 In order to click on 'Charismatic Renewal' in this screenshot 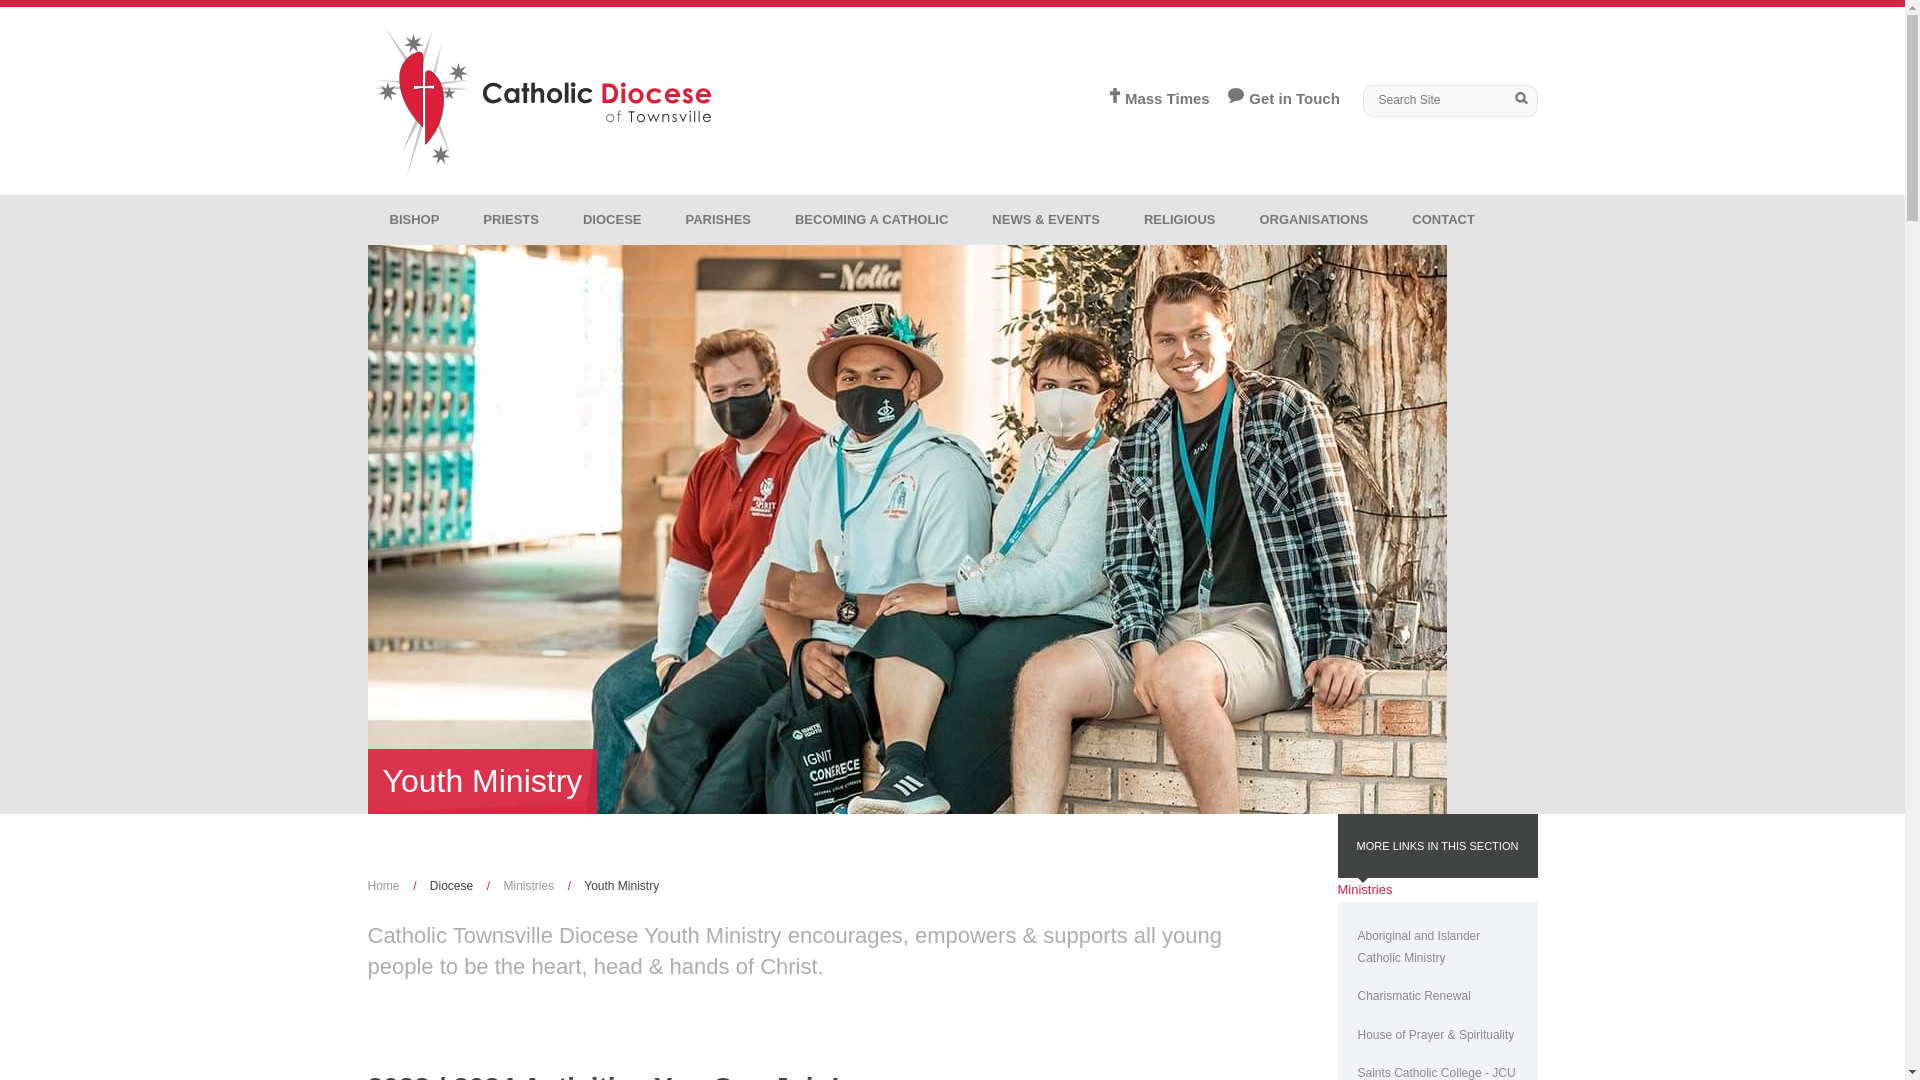, I will do `click(1437, 995)`.